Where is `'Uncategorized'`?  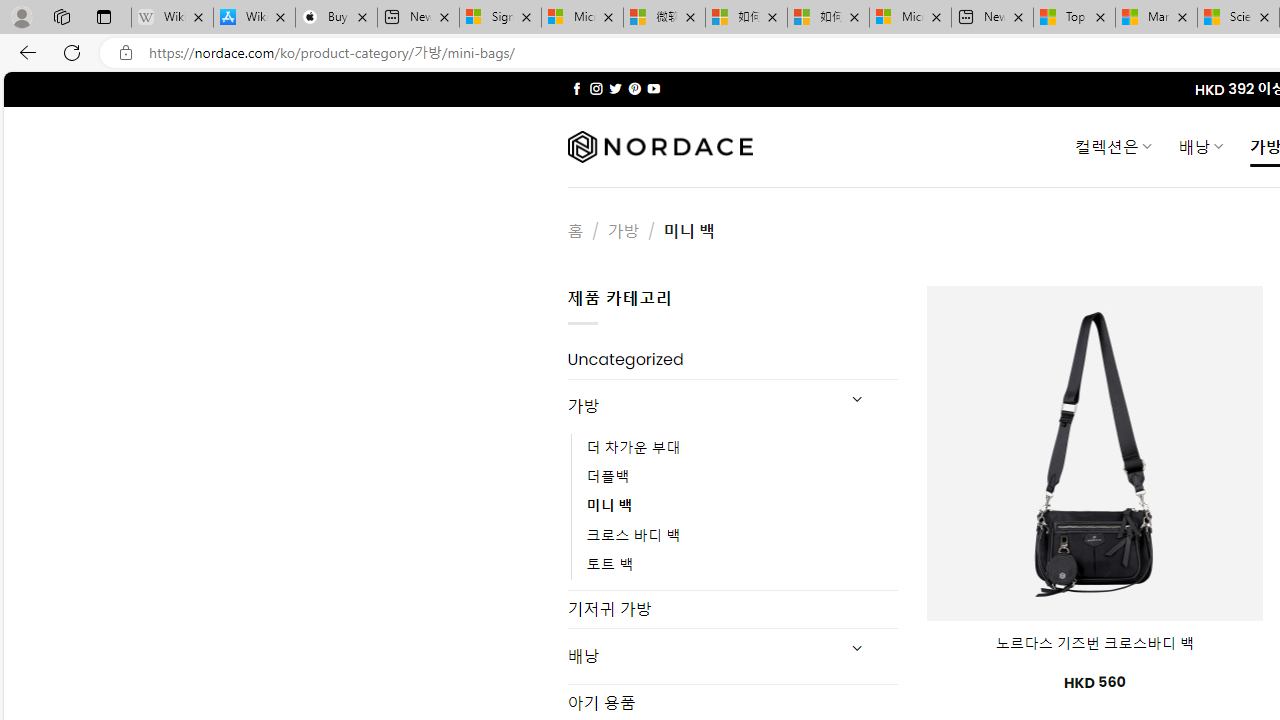
'Uncategorized' is located at coordinates (731, 360).